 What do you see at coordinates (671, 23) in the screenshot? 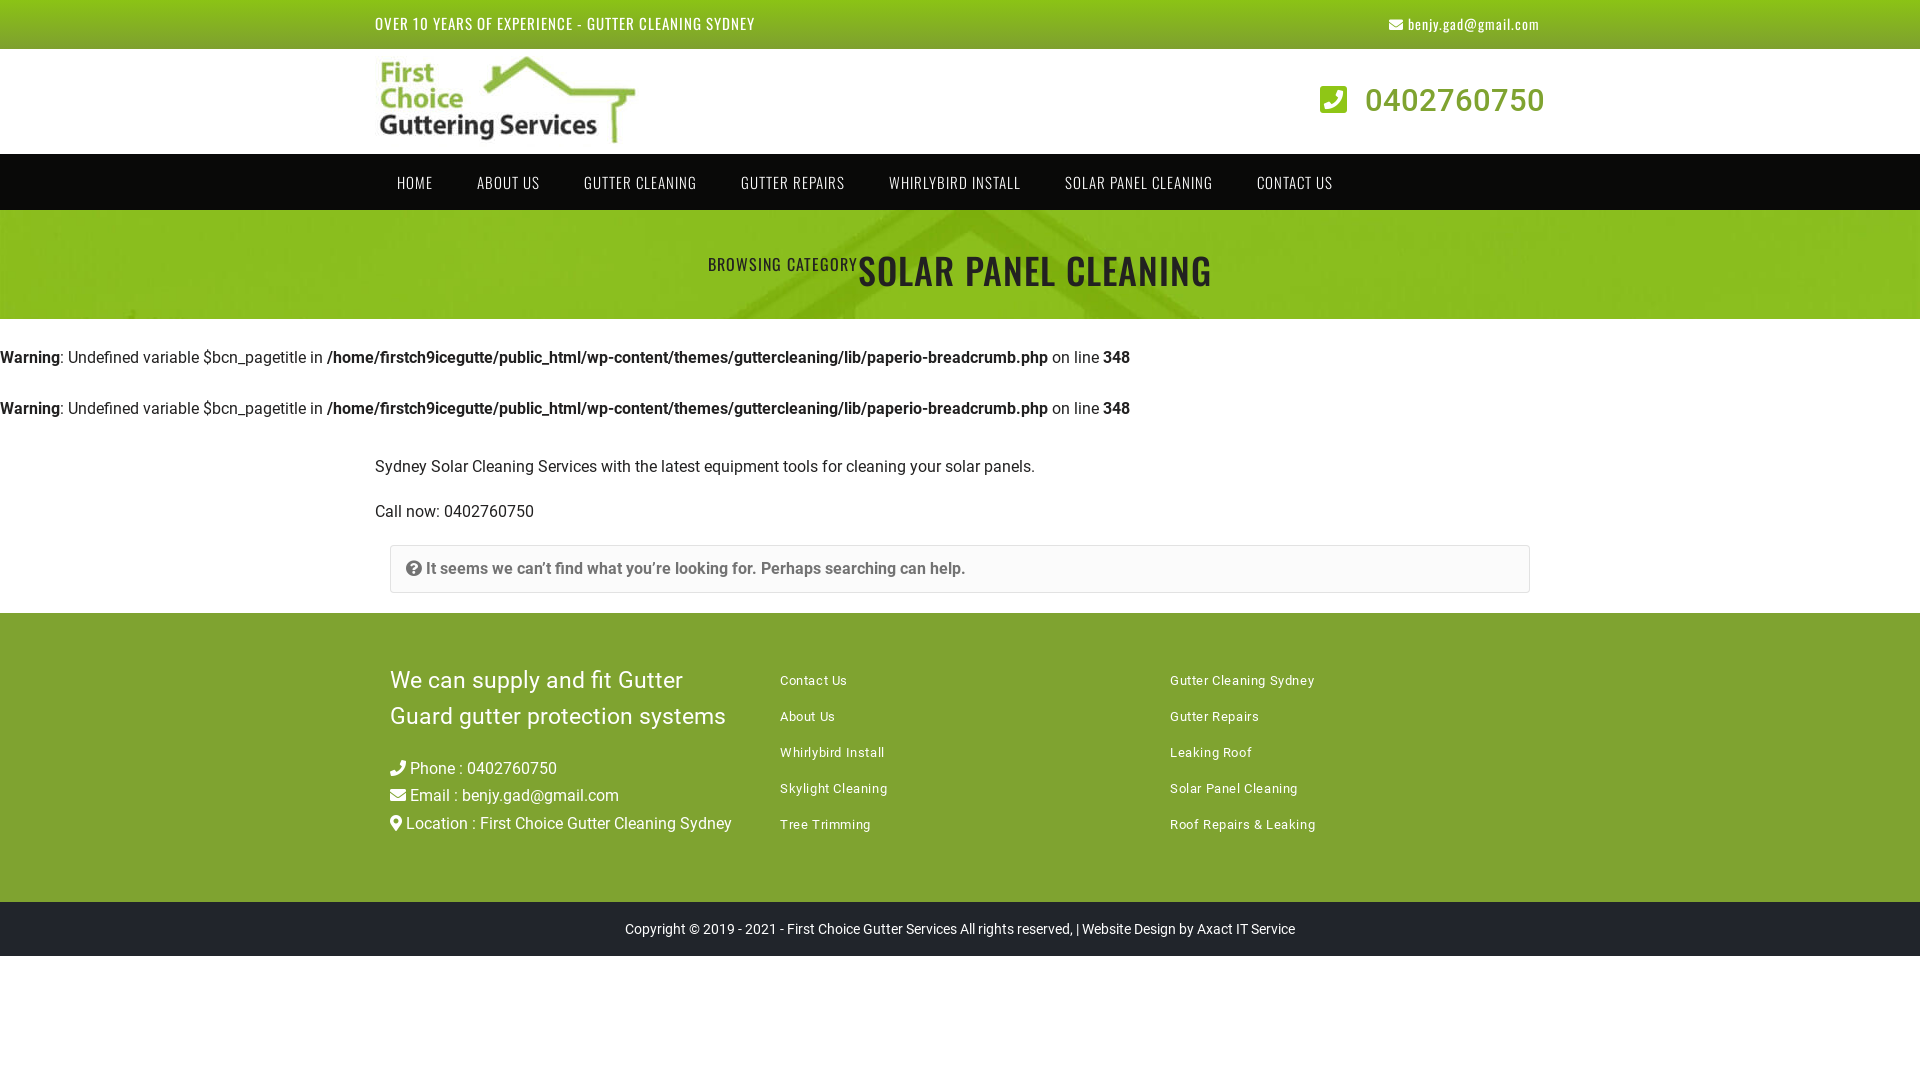
I see `'GUTTER CLEANING SYDNEY'` at bounding box center [671, 23].